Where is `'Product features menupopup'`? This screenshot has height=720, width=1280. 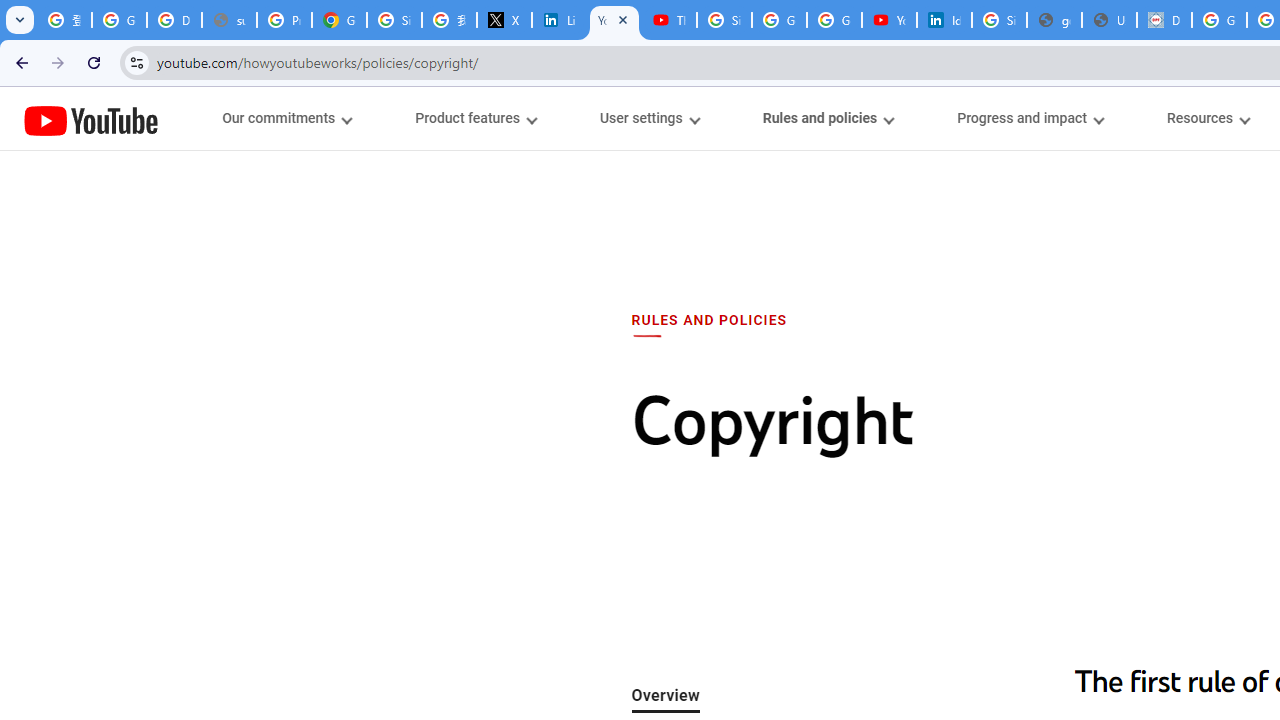 'Product features menupopup' is located at coordinates (474, 118).